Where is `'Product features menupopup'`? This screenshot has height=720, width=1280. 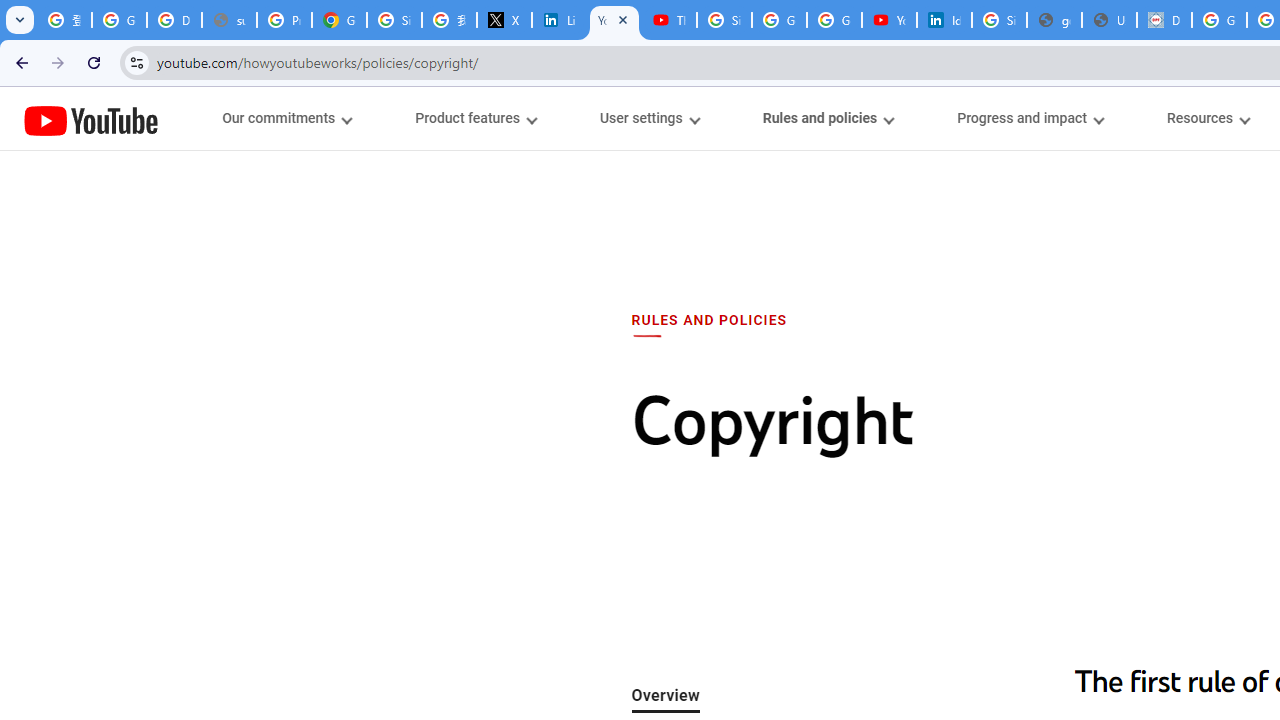 'Product features menupopup' is located at coordinates (474, 118).